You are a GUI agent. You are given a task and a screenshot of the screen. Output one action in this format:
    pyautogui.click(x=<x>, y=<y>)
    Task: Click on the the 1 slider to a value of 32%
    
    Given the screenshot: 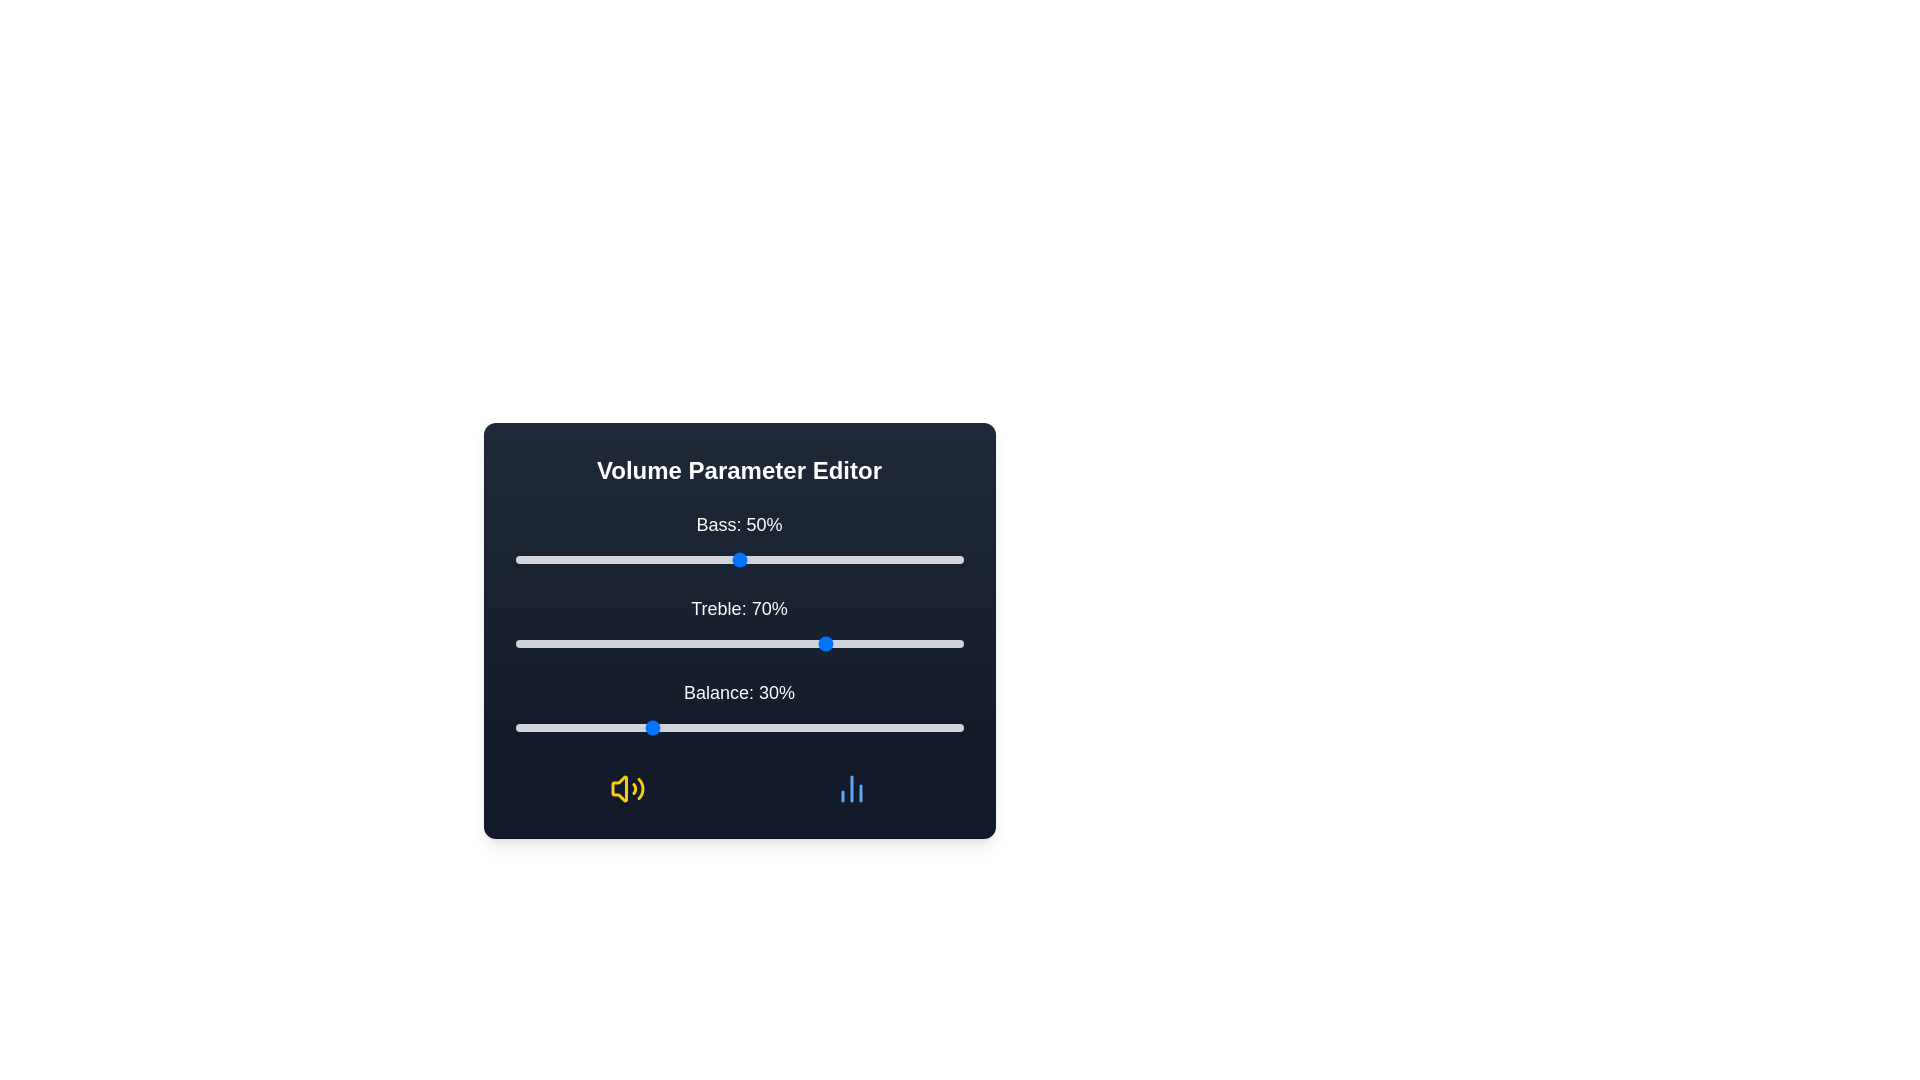 What is the action you would take?
    pyautogui.click(x=658, y=644)
    